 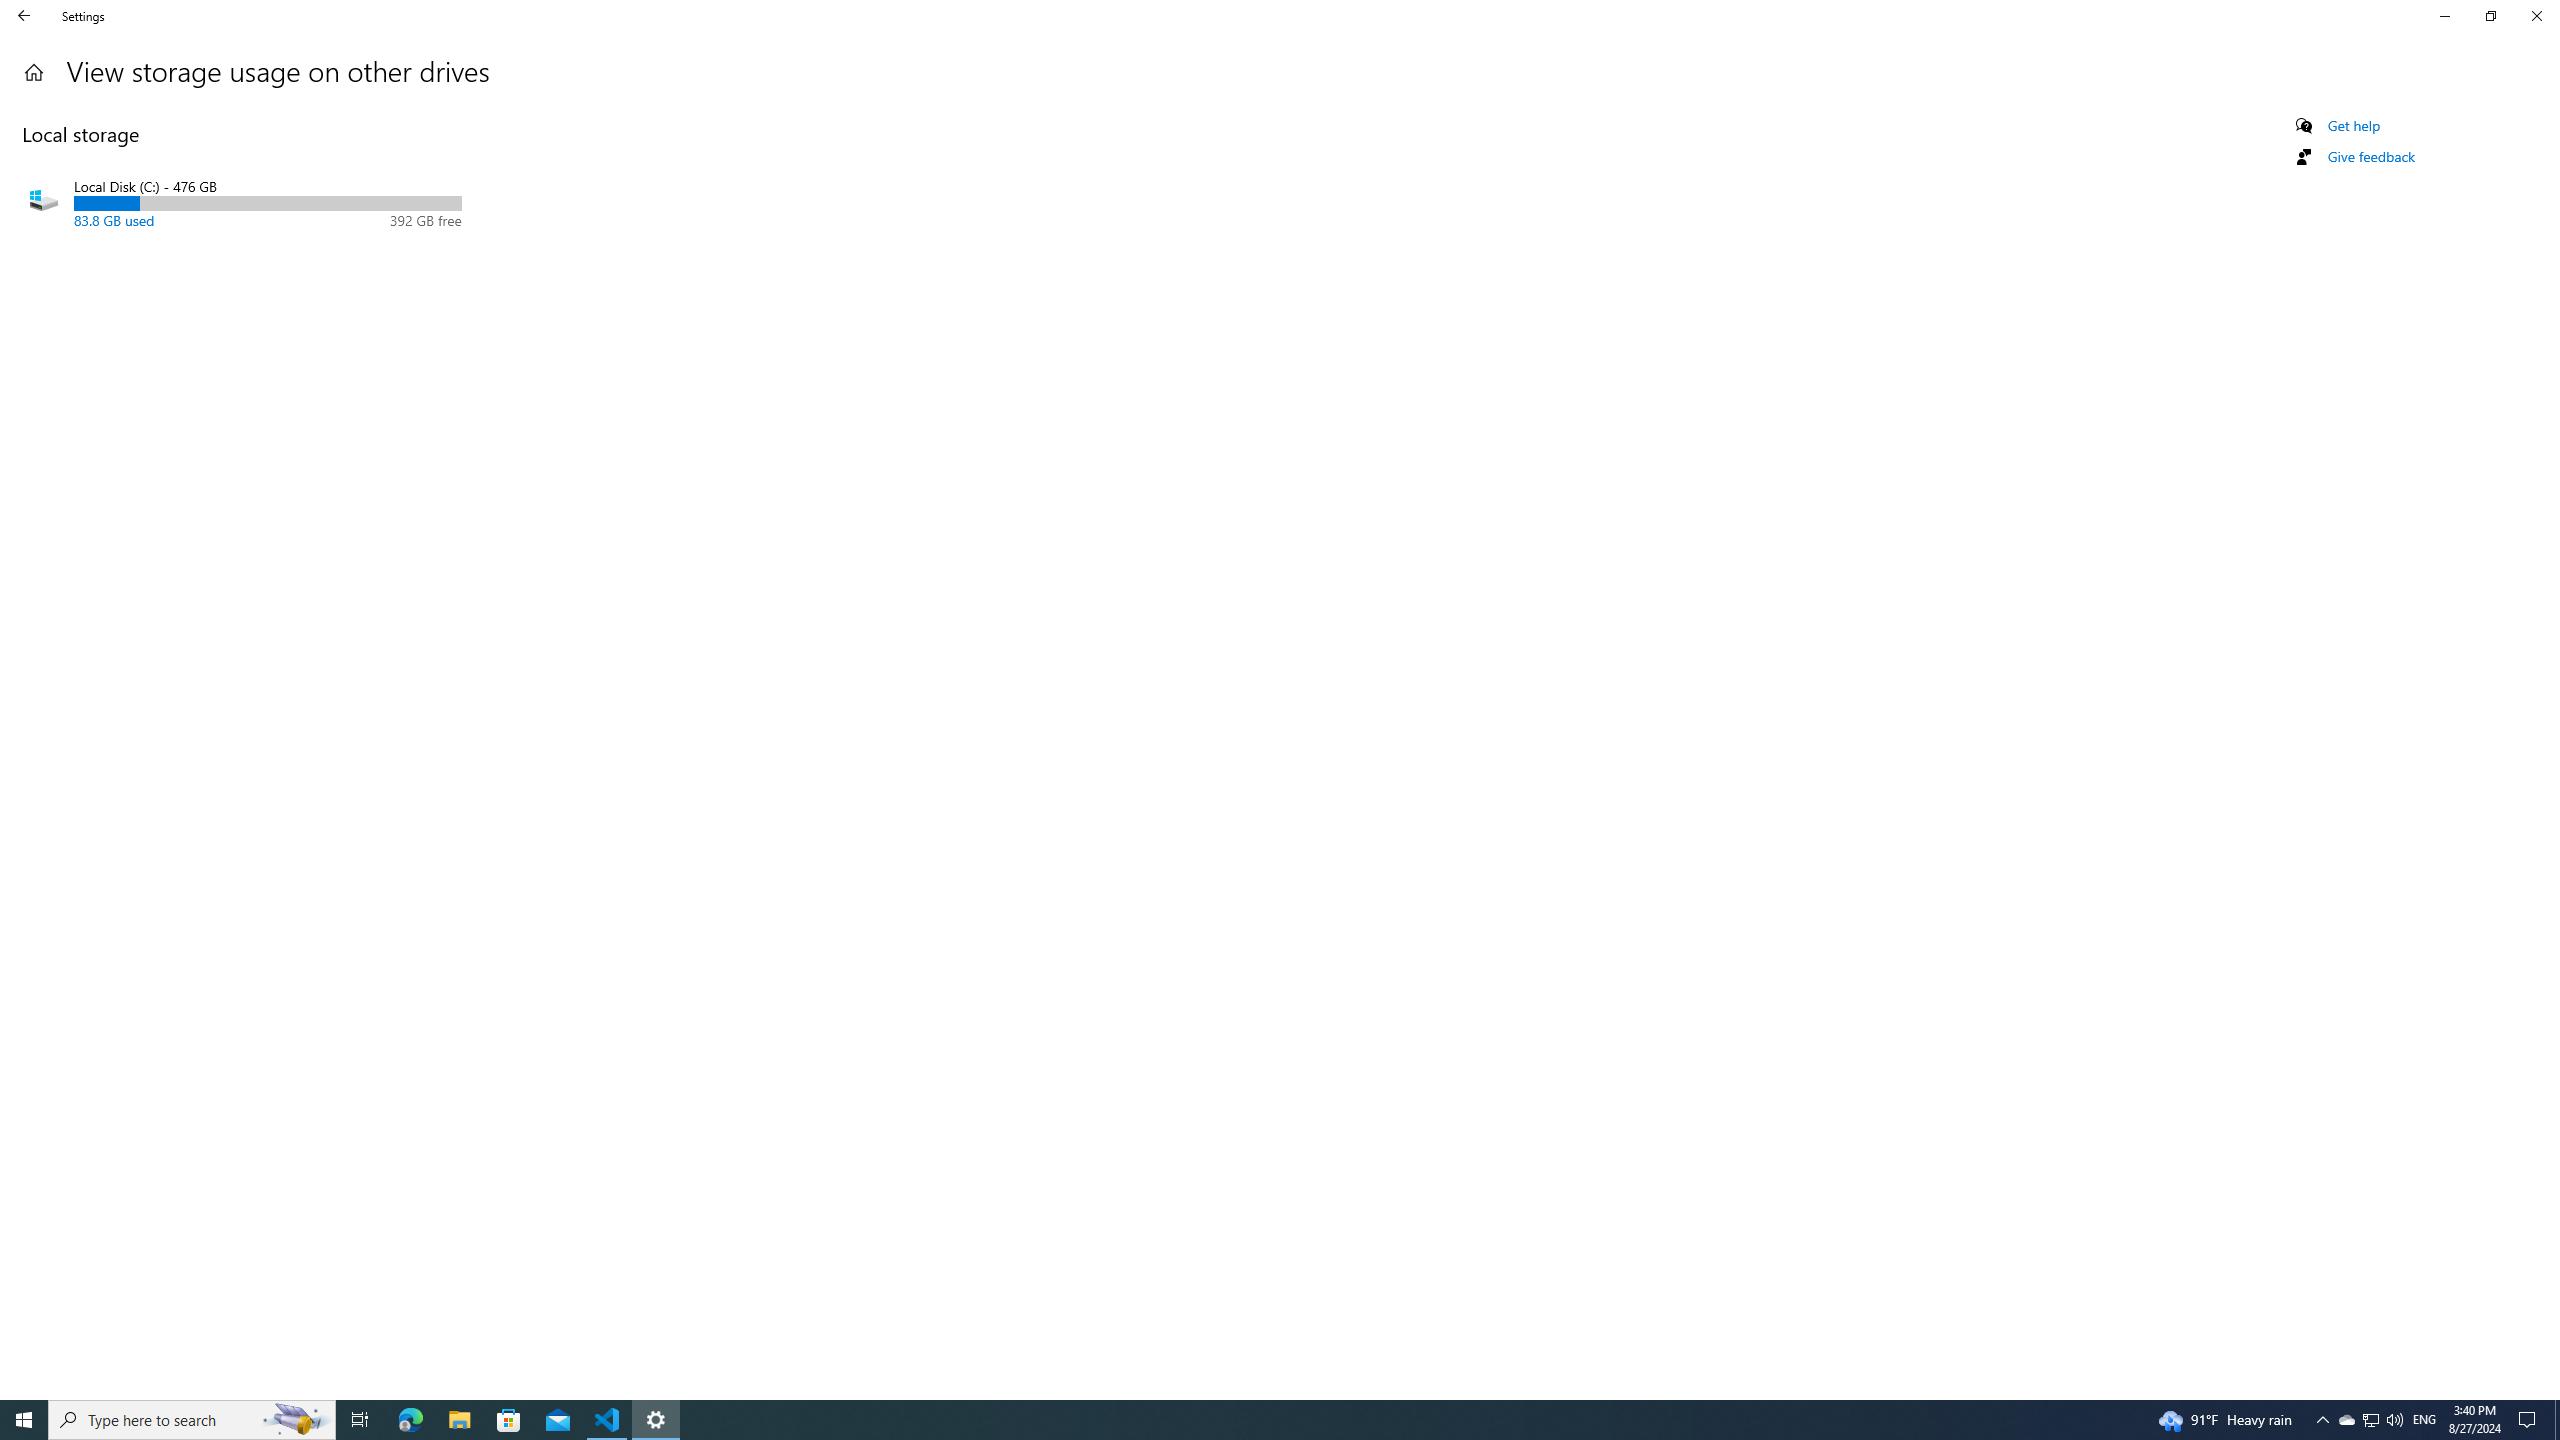 What do you see at coordinates (656, 1418) in the screenshot?
I see `'Settings - 1 running window'` at bounding box center [656, 1418].